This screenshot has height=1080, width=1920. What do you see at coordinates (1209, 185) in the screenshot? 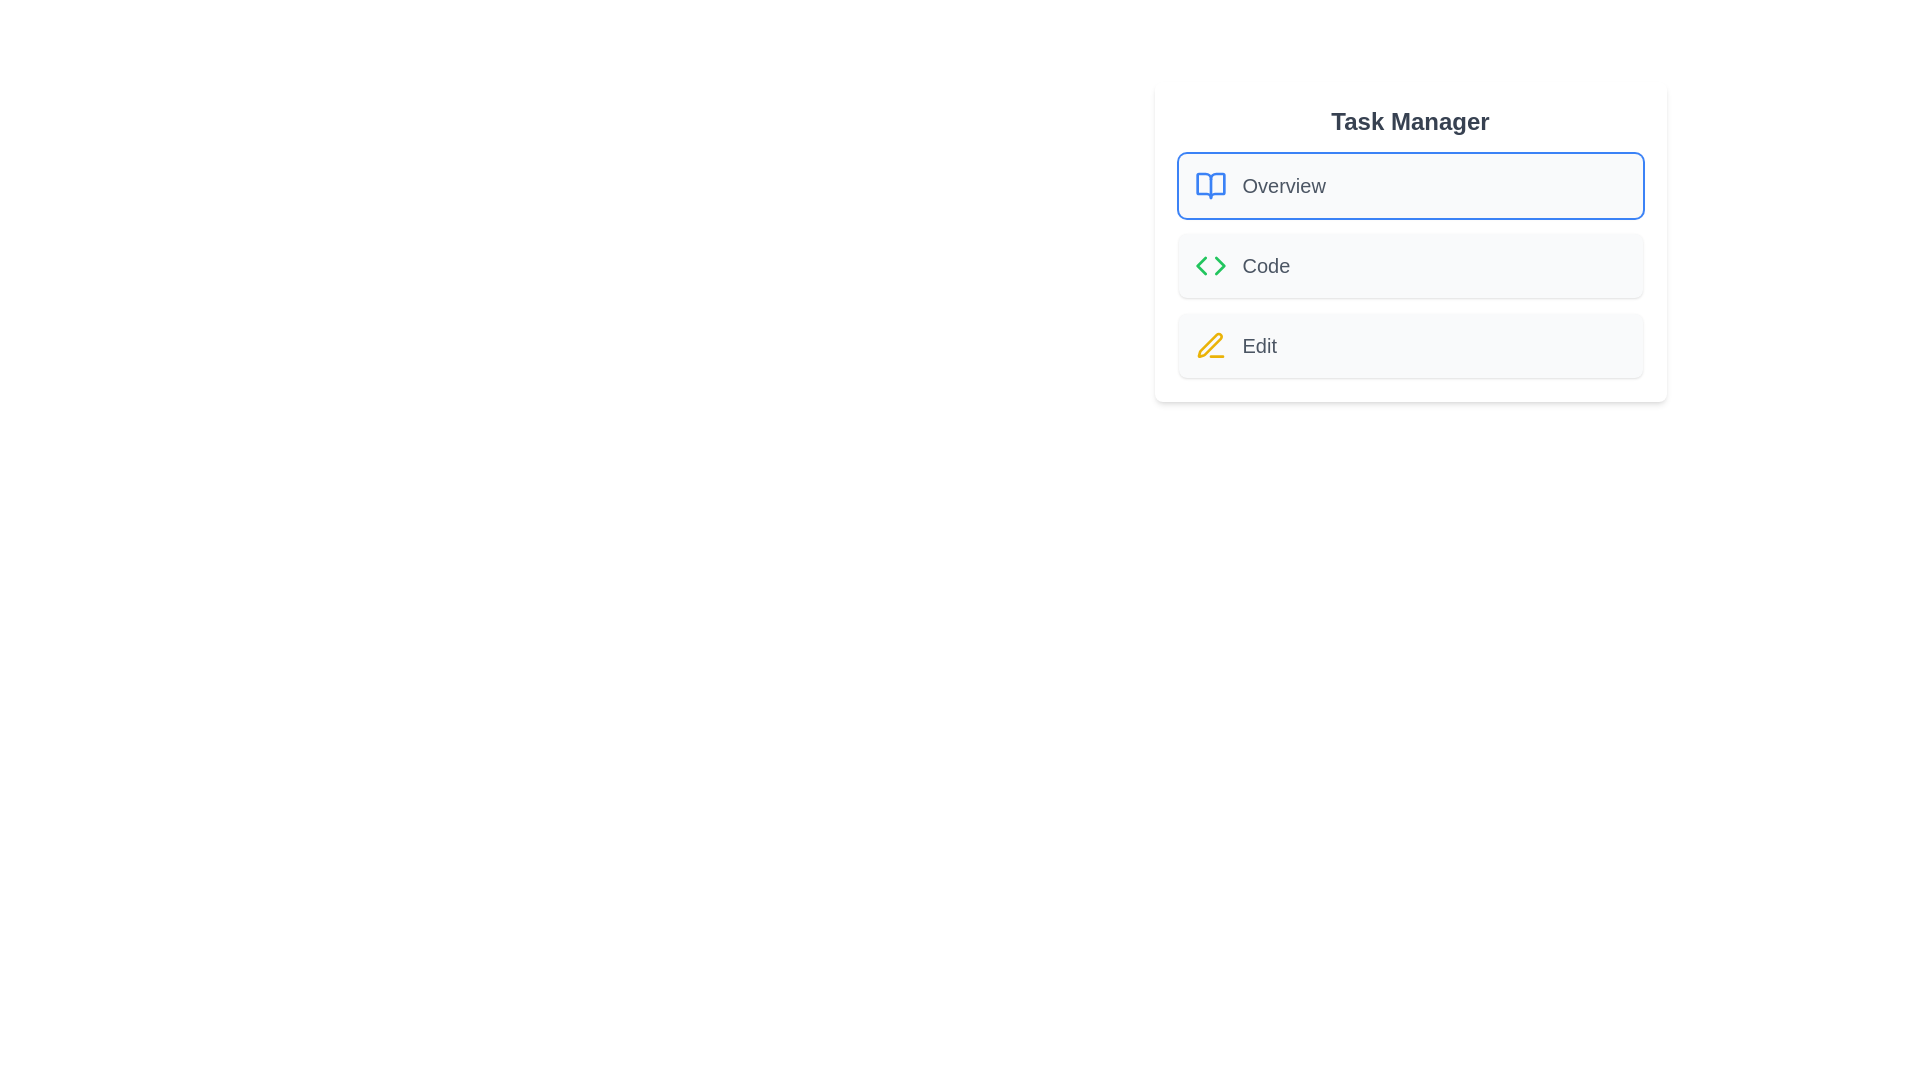
I see `the decorative icon for the 'Overview' option in the Task Manager sidebar, located to the left of the text 'Overview'` at bounding box center [1209, 185].